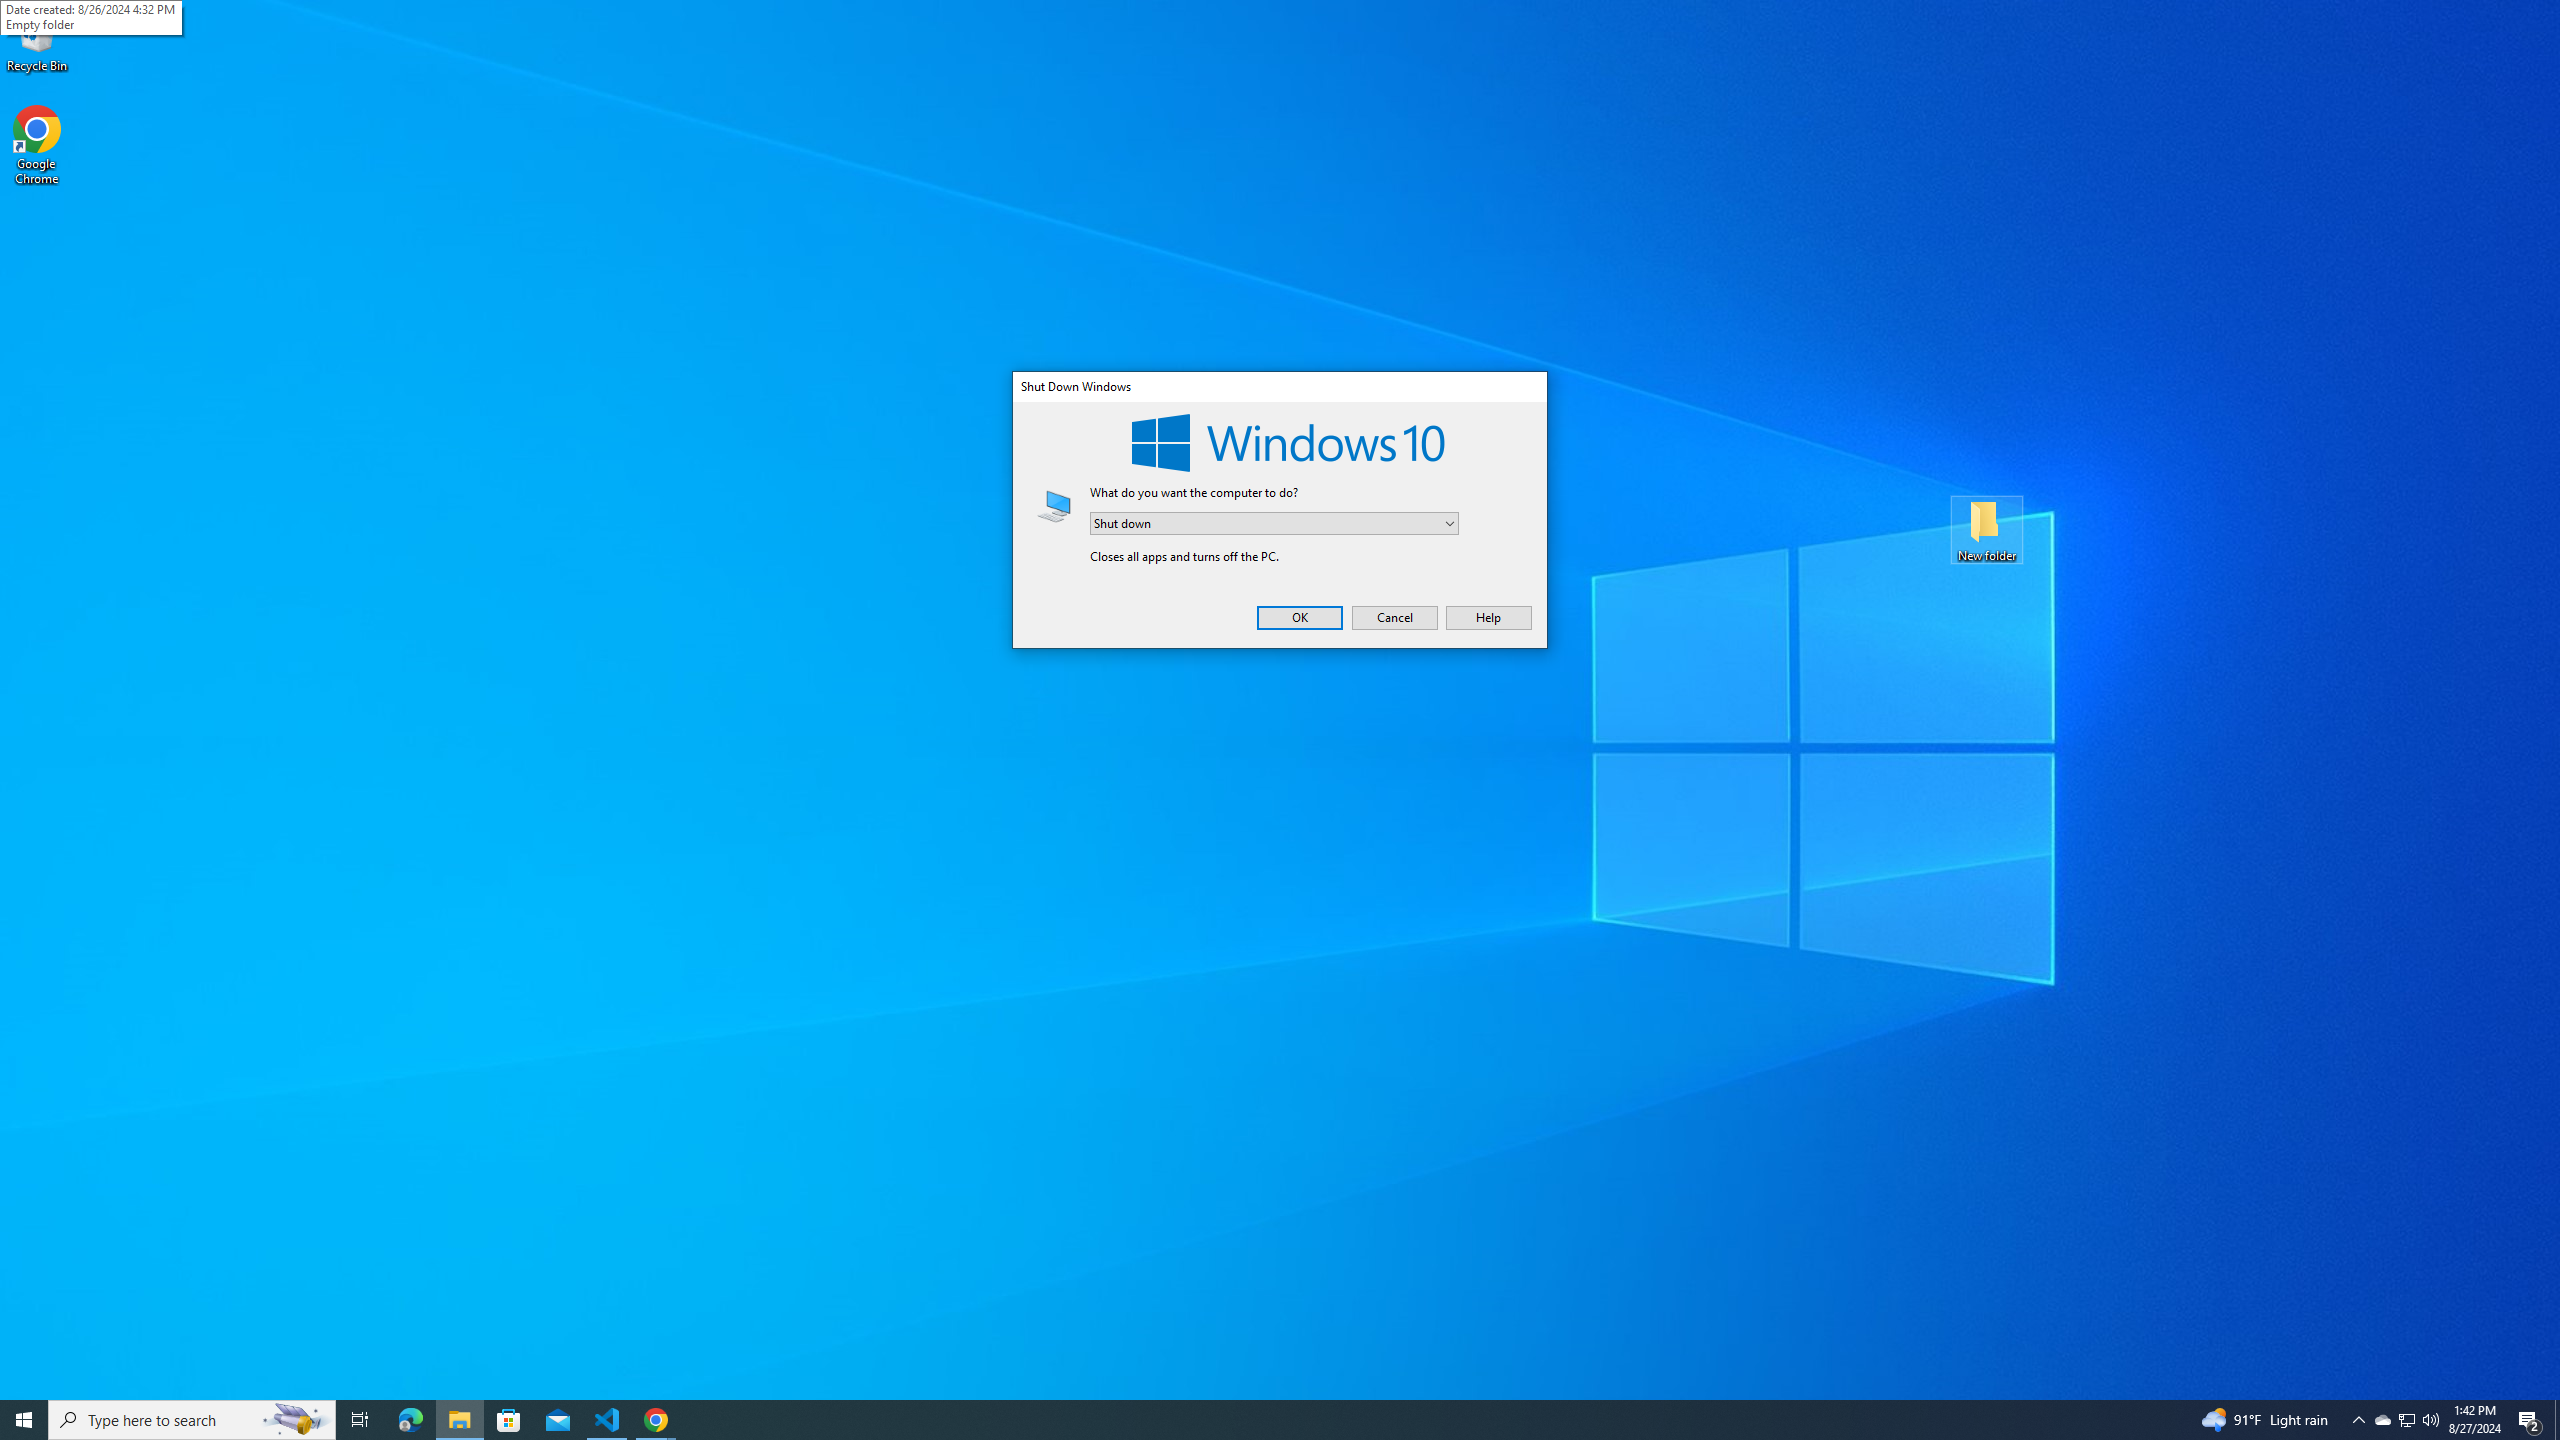  What do you see at coordinates (2359, 1418) in the screenshot?
I see `'Notification Chevron'` at bounding box center [2359, 1418].